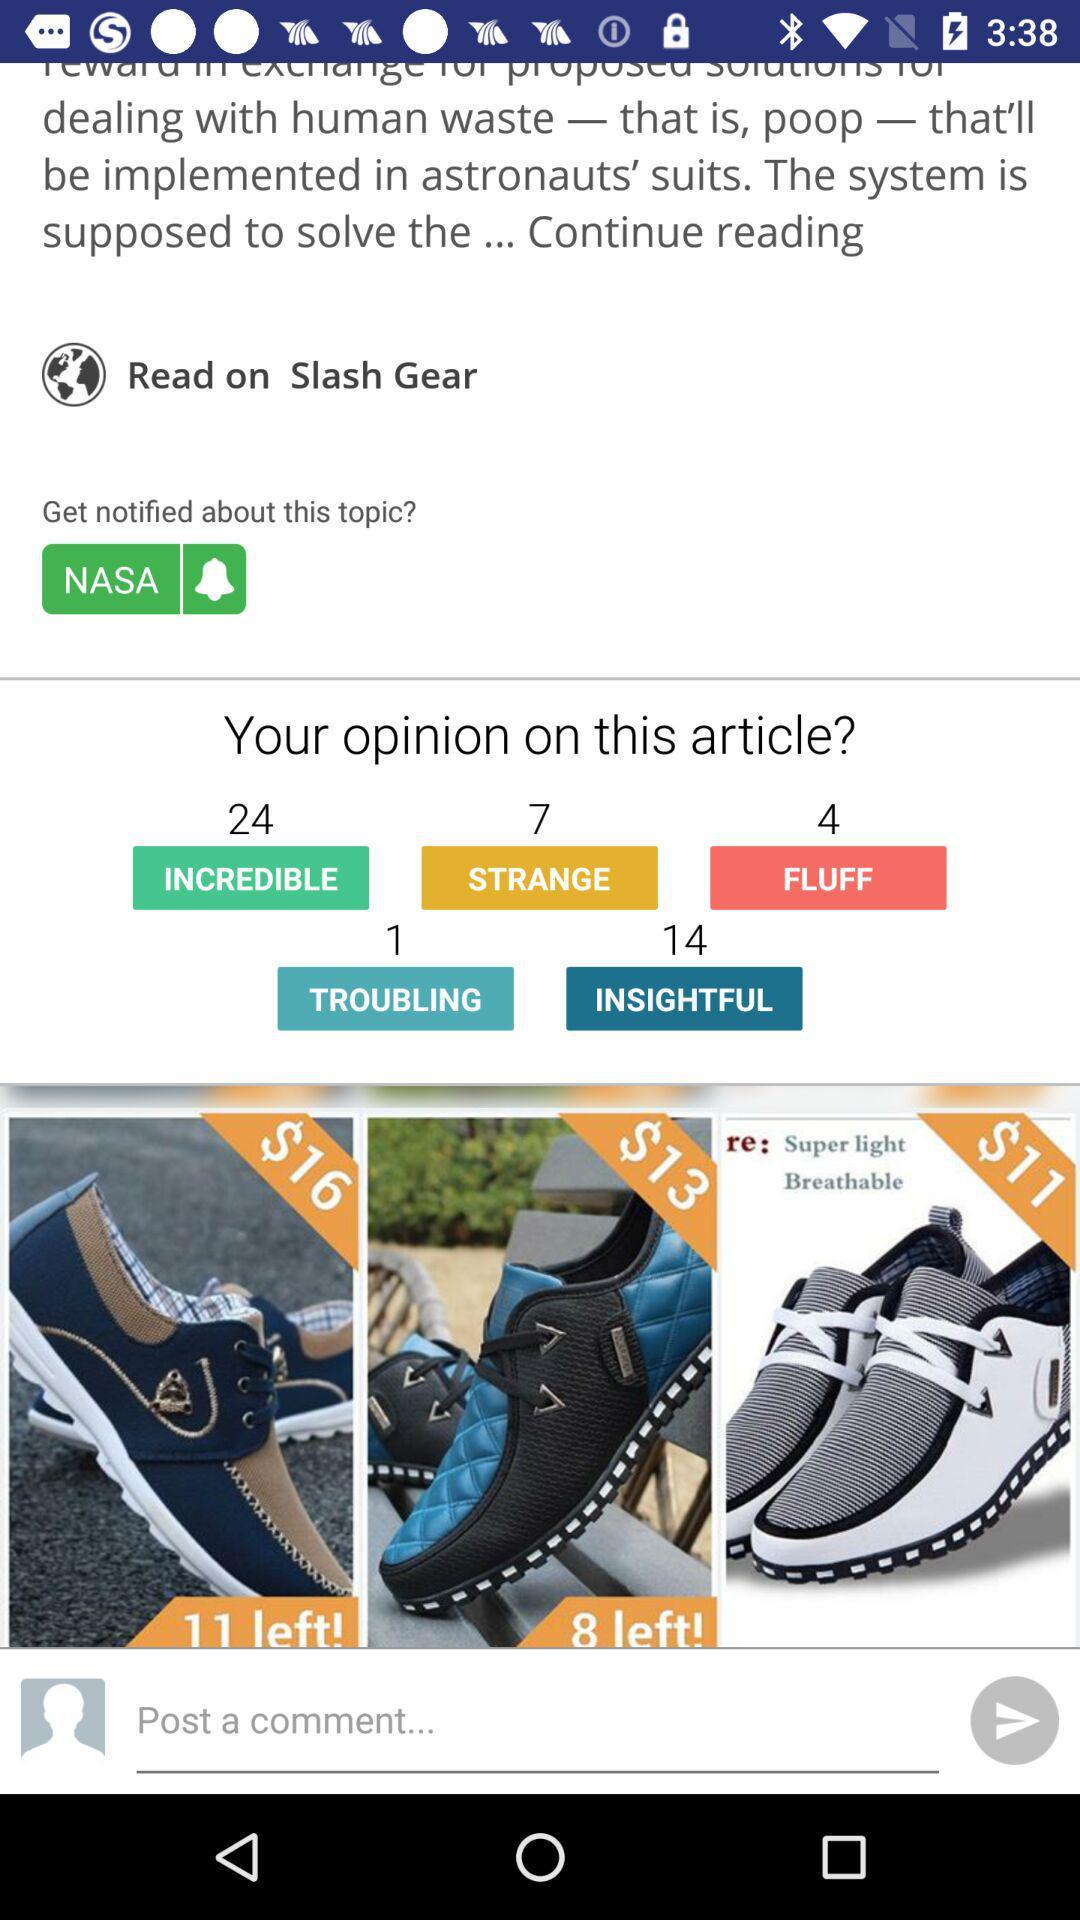 The image size is (1080, 1920). What do you see at coordinates (1014, 1719) in the screenshot?
I see `the send icon` at bounding box center [1014, 1719].